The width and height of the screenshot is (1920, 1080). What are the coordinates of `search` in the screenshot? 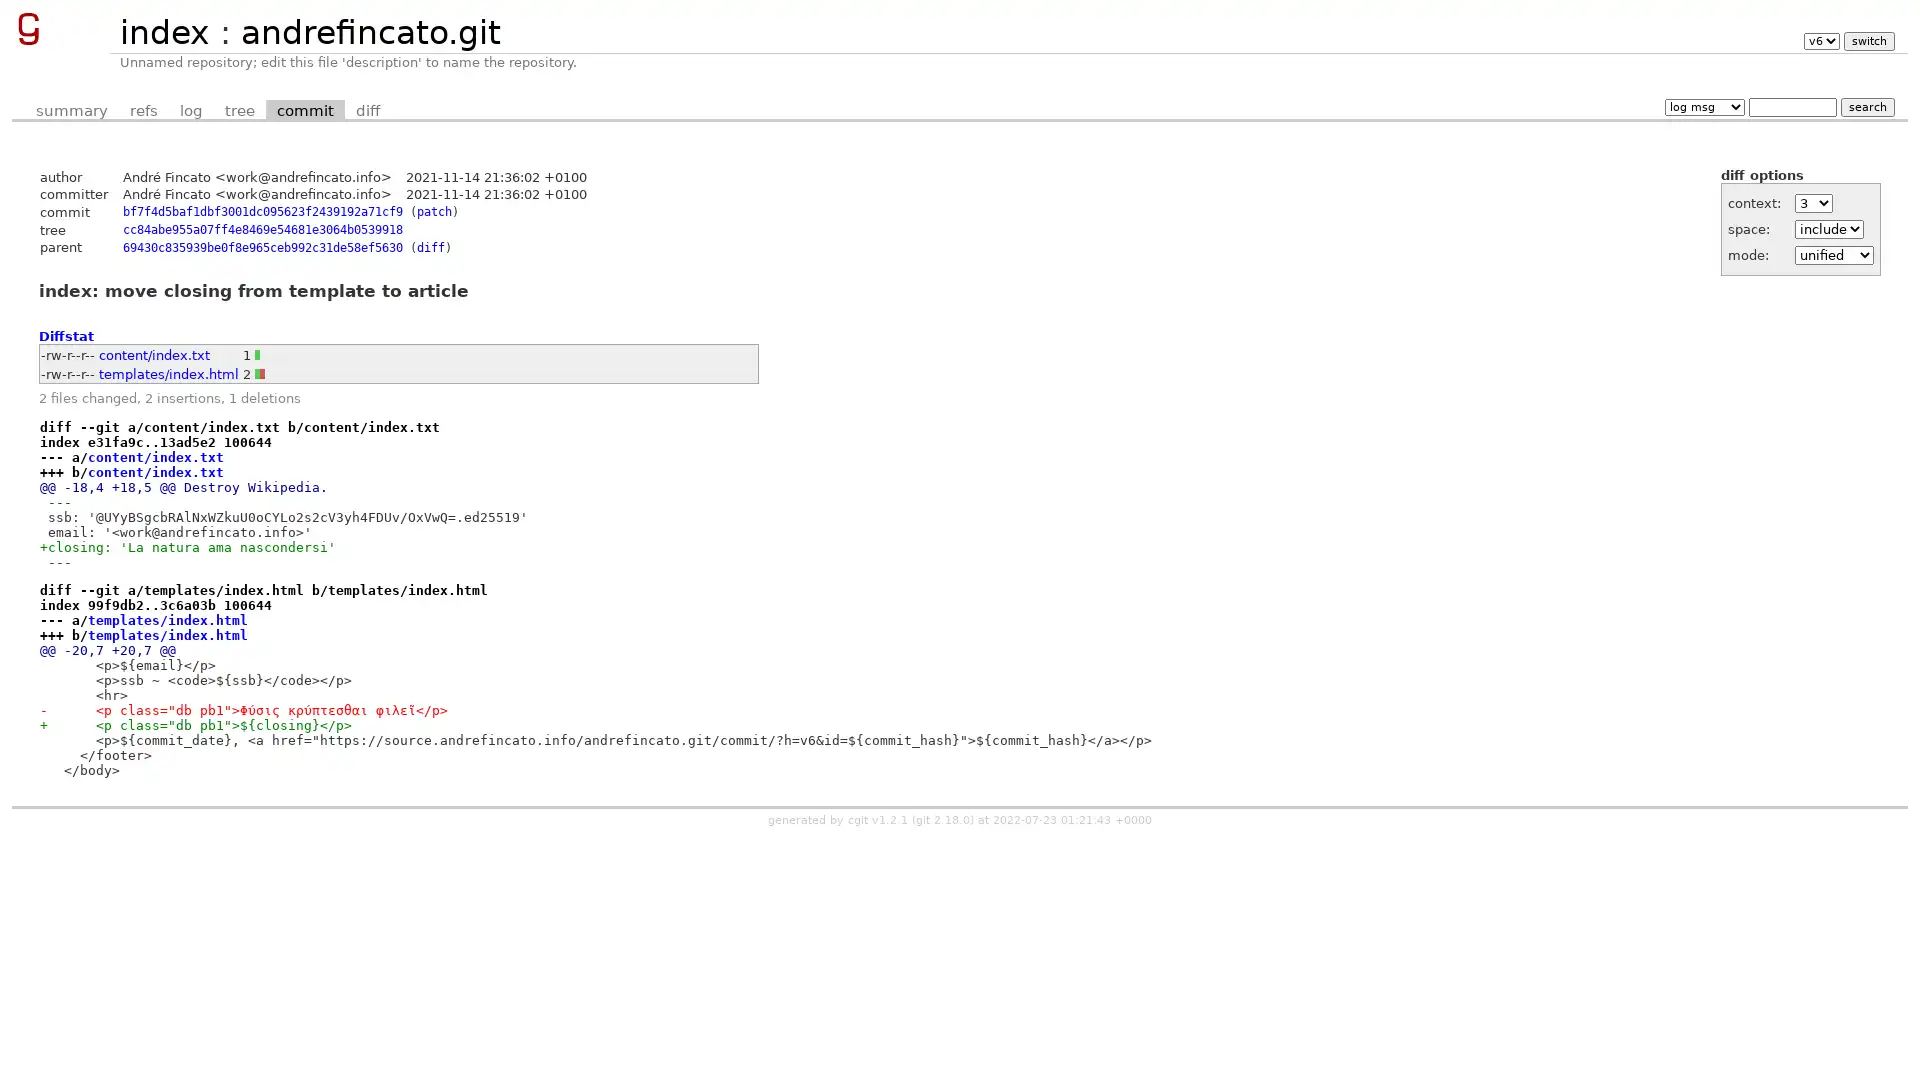 It's located at (1866, 106).